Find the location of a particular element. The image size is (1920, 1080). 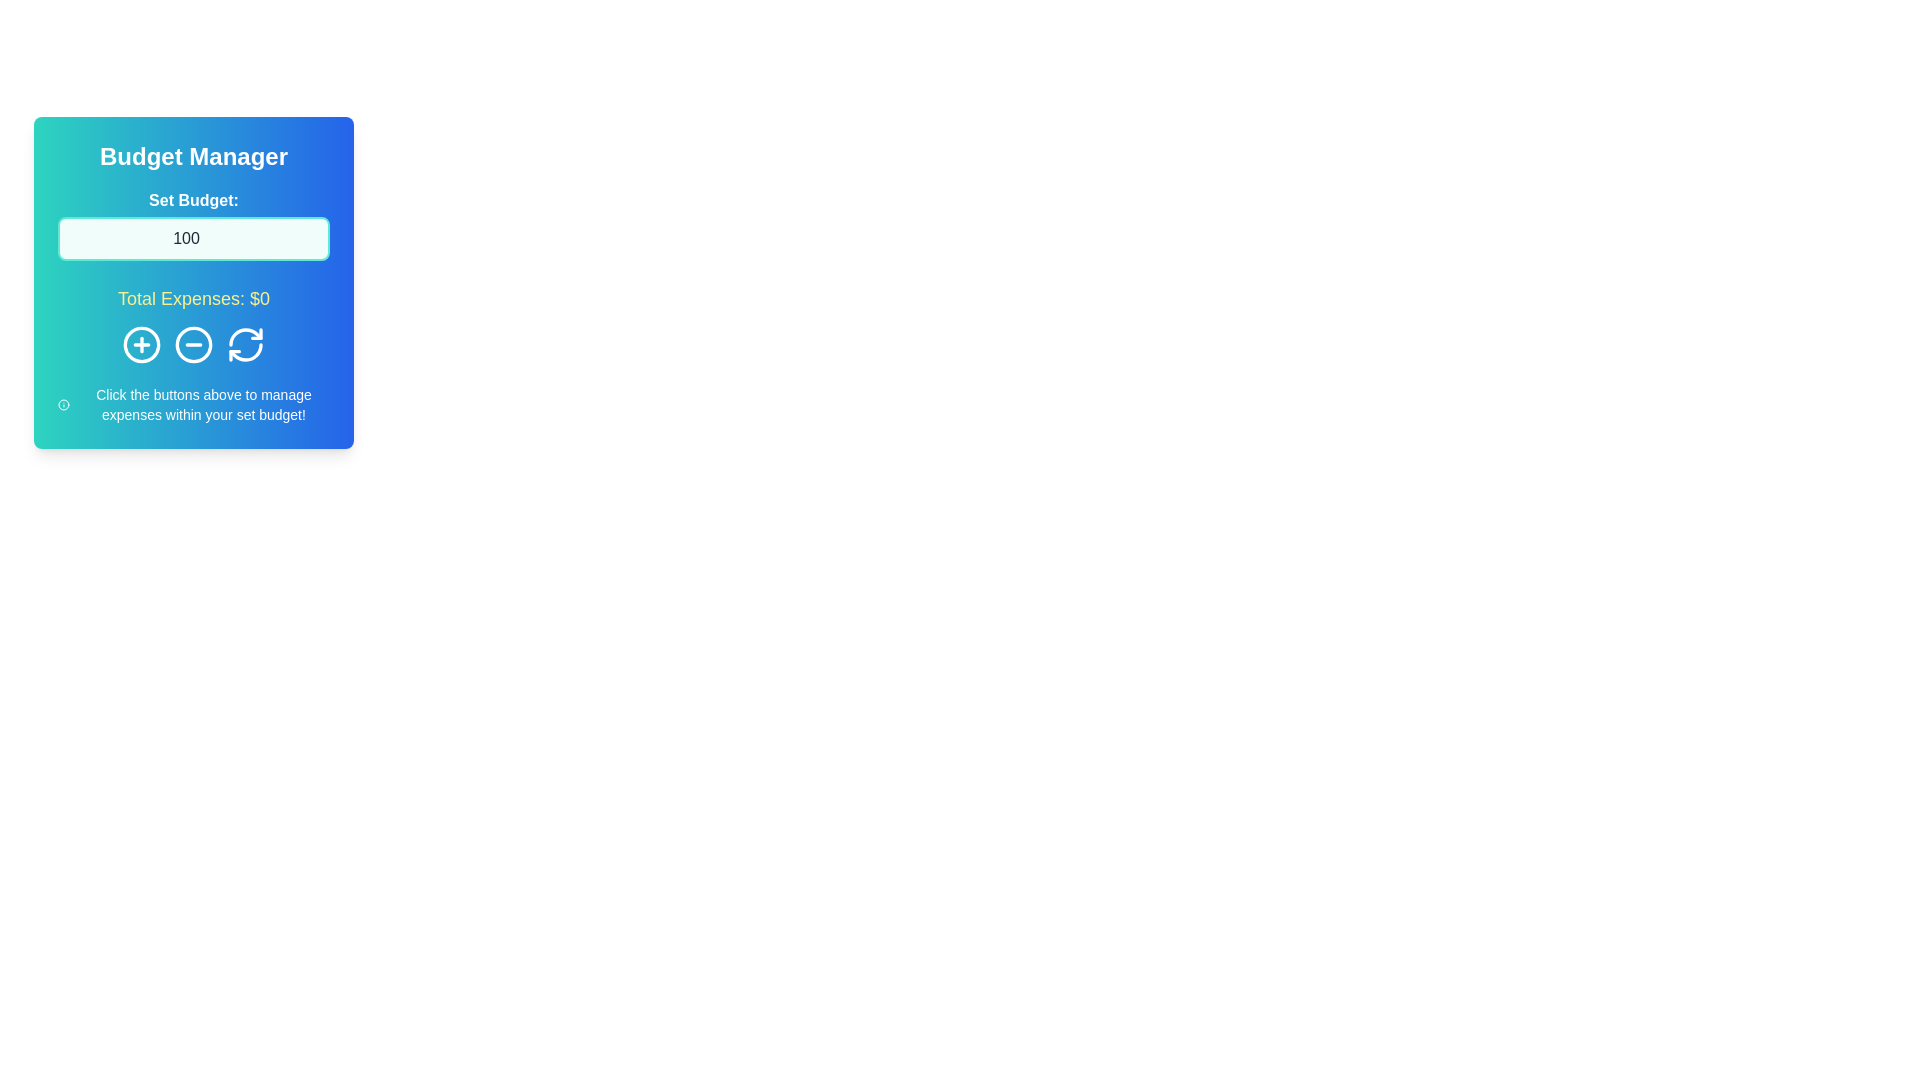

the text label that provides users with instructions related to the action buttons above it, located at the bottom of the layout block is located at coordinates (203, 405).